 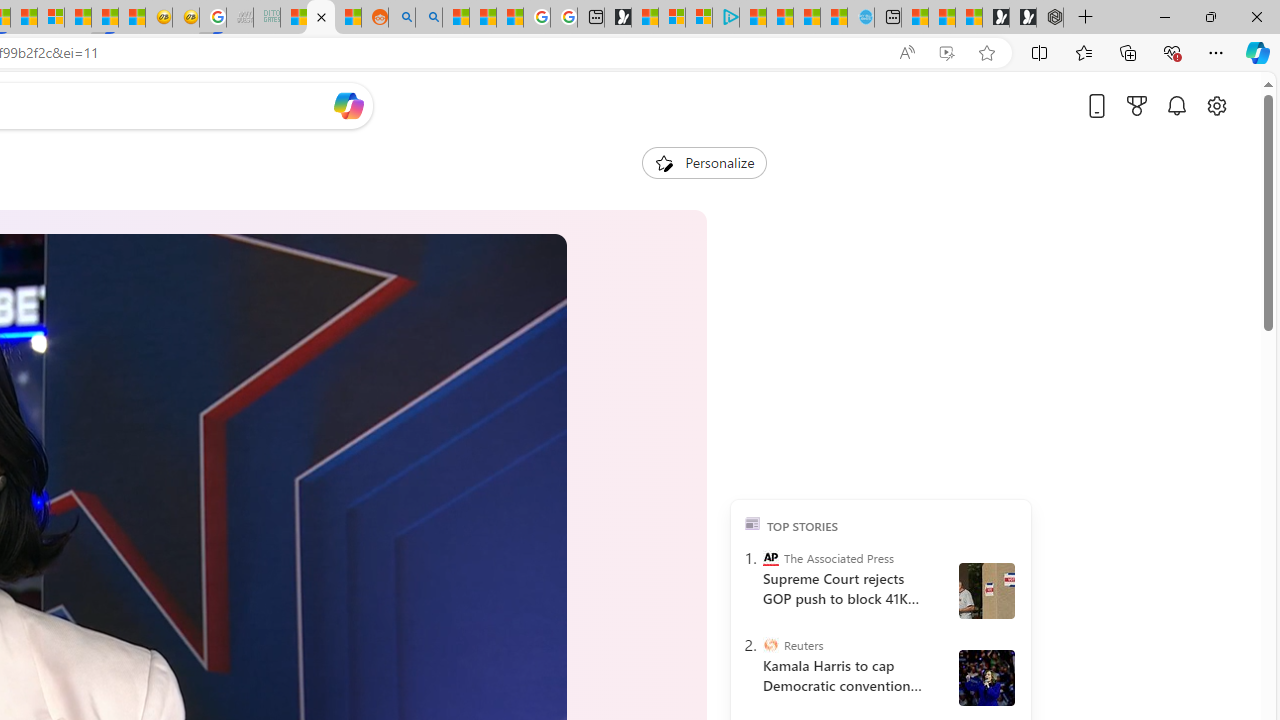 I want to click on 'The Associated Press', so click(x=769, y=558).